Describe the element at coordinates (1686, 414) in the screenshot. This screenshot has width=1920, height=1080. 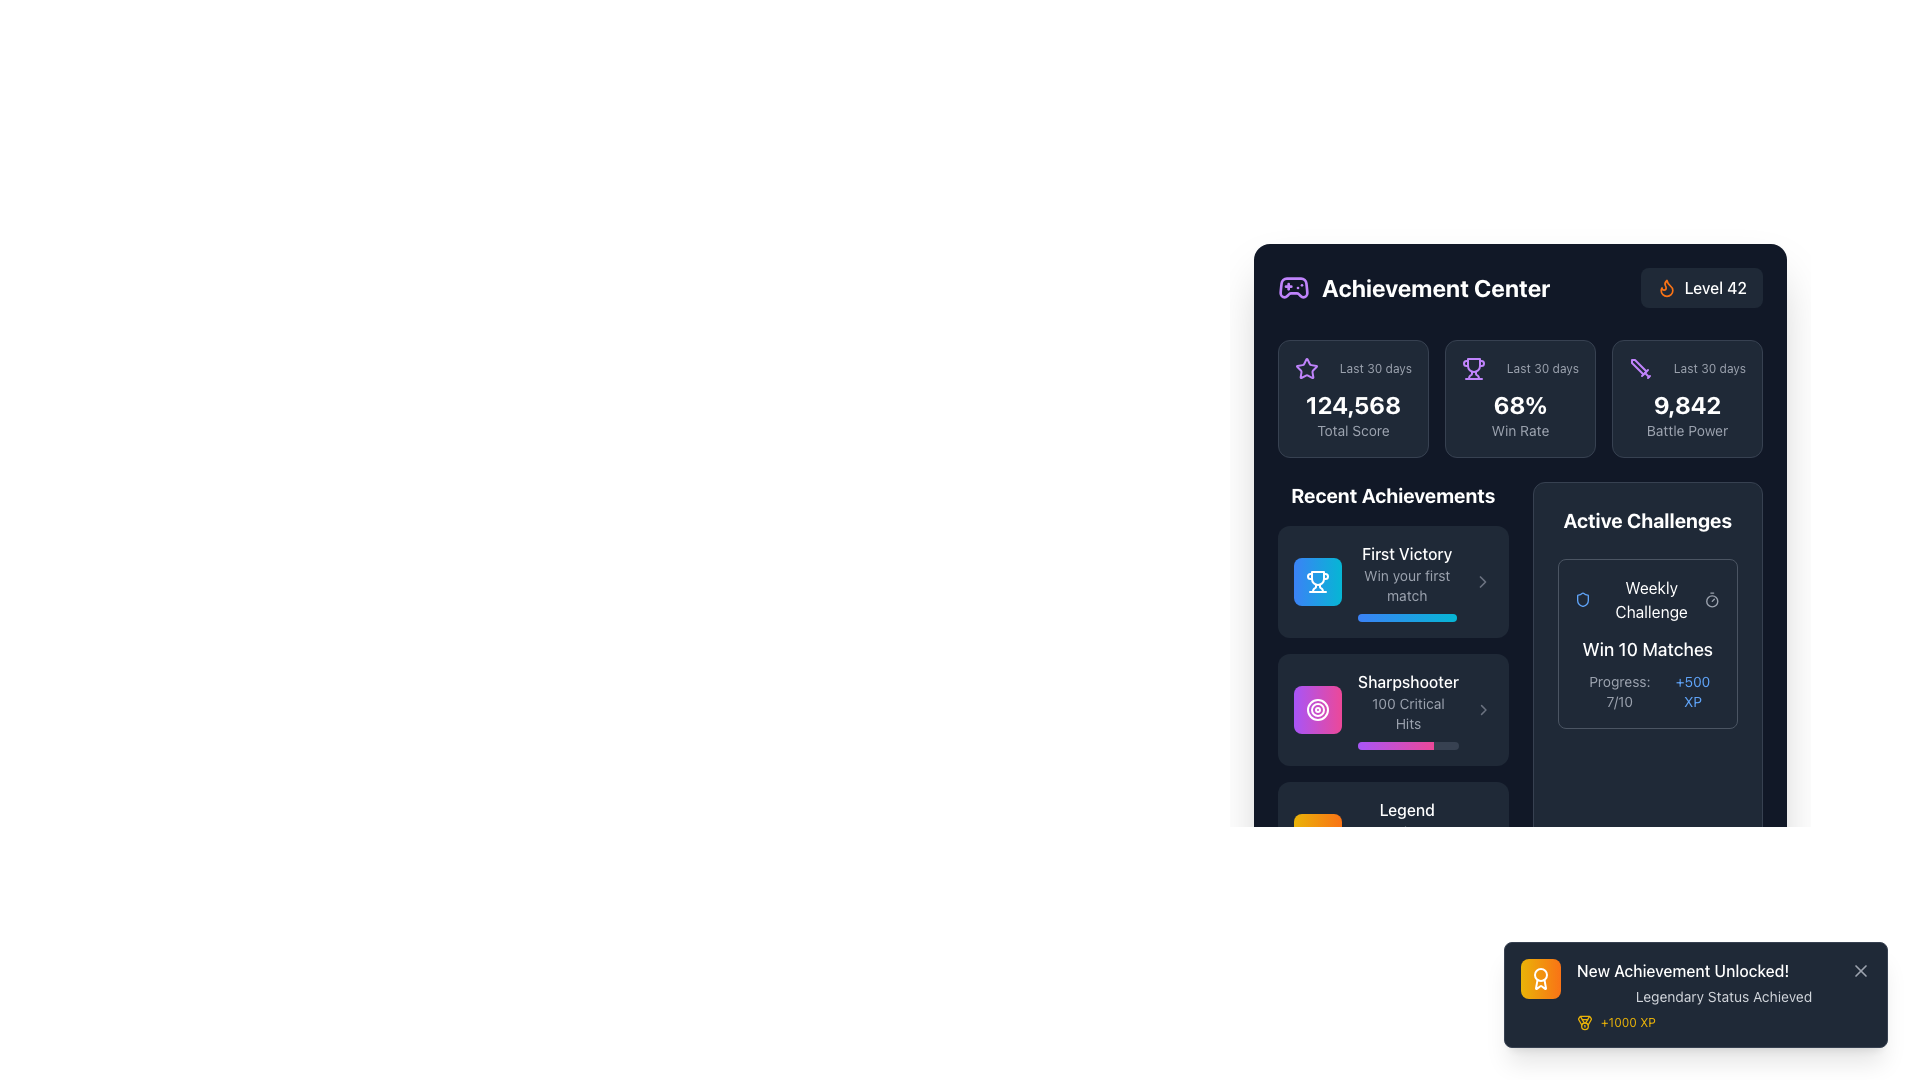
I see `the Text Display that shows the player's current battle power statistic, located at the bottom right of the 'Last 30 days' stats section, underneath the sword icon` at that location.